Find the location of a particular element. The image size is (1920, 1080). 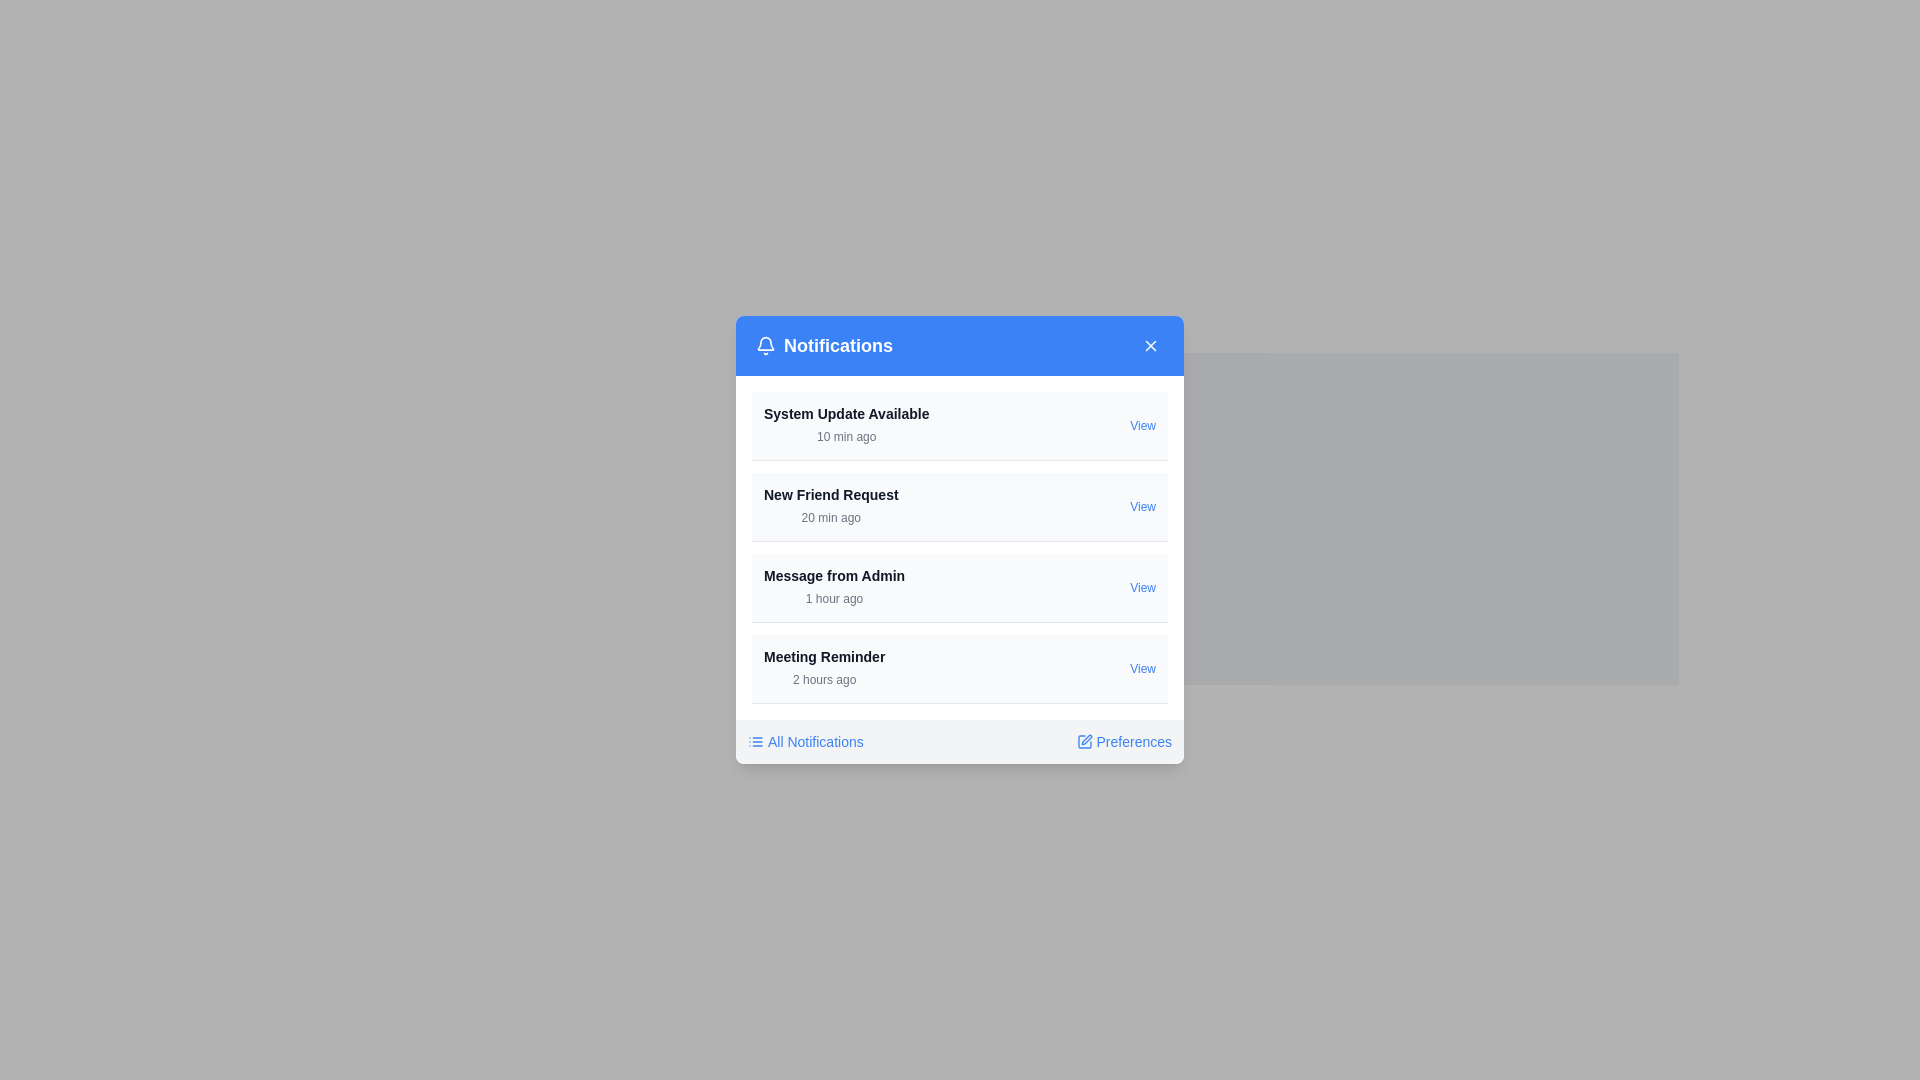

the Static Text that shows the timestamp for the 'Meeting Reminder' notification, located in the bottom-most notification card of the 'Notifications' panel is located at coordinates (824, 678).